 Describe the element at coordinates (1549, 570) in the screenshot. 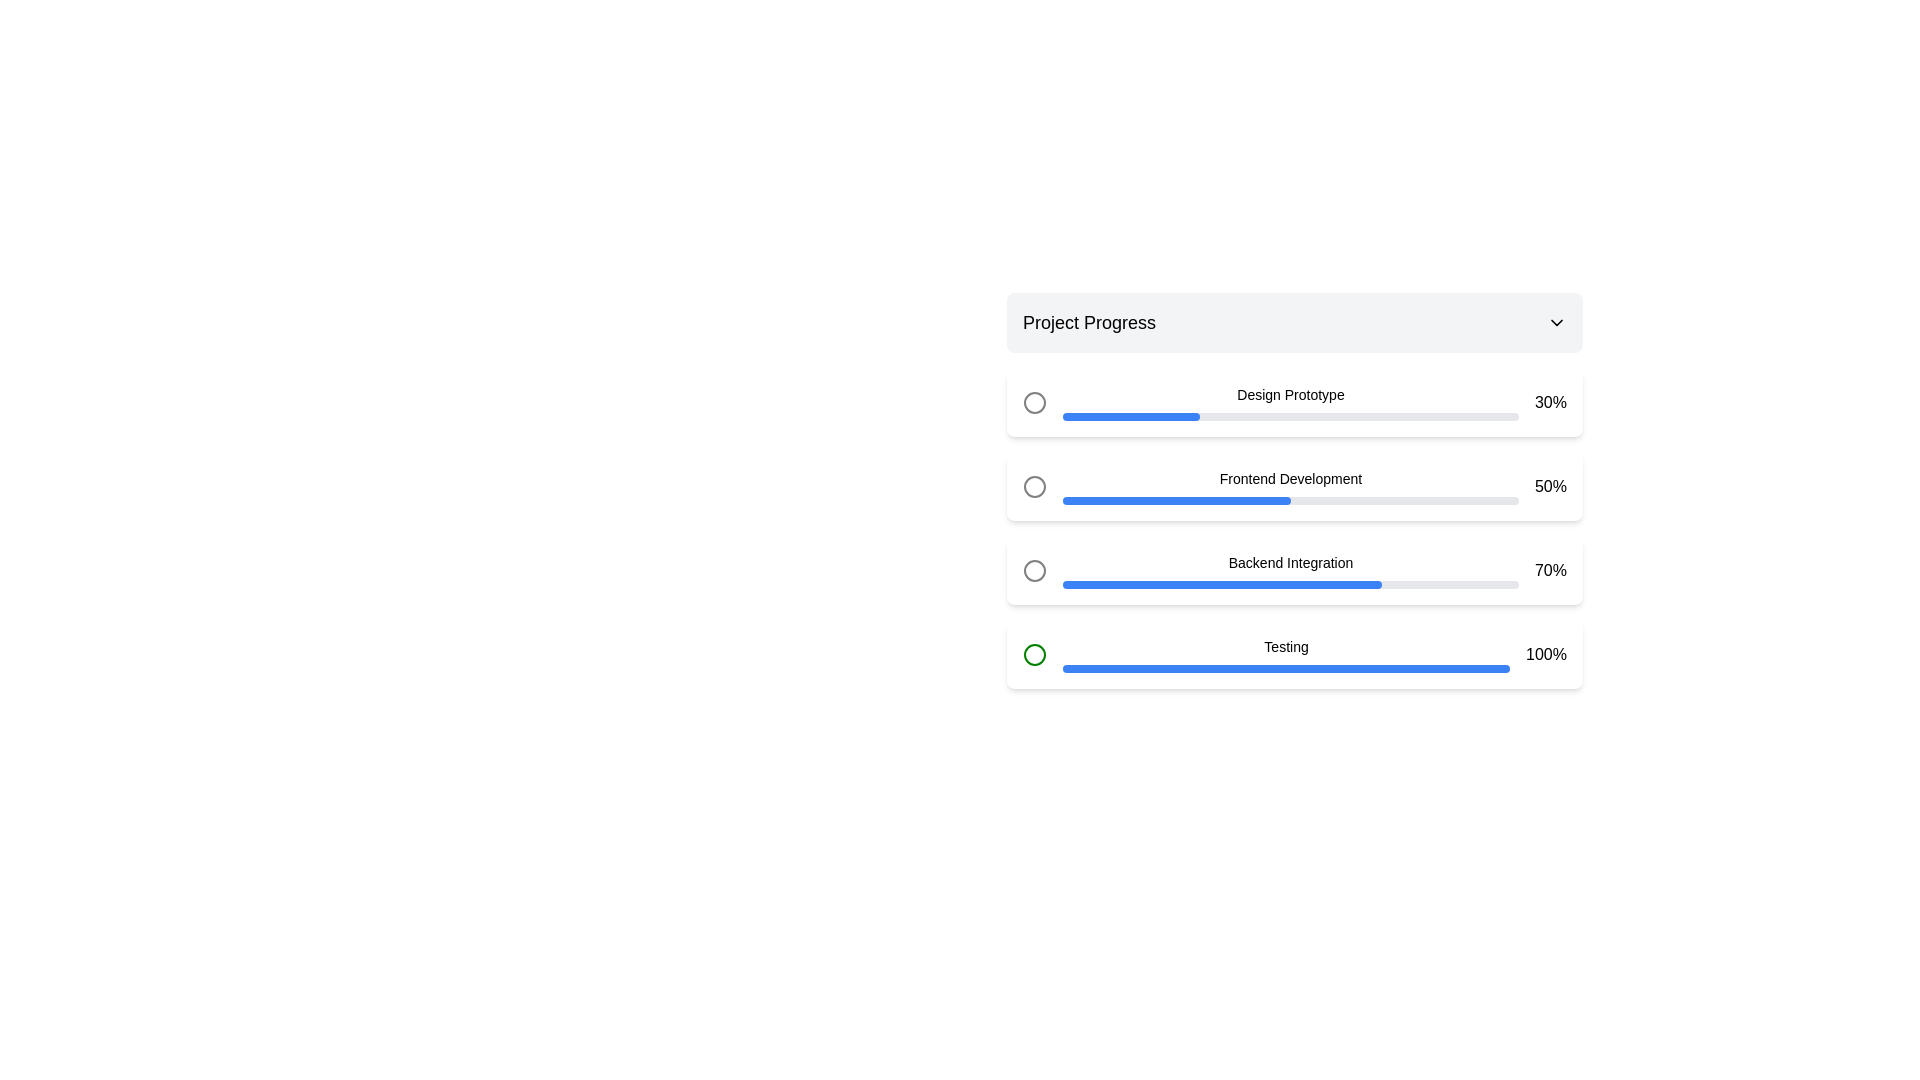

I see `percentage completion displayed on the text label located at the top-right of the 'Backend Integration' progress row` at that location.